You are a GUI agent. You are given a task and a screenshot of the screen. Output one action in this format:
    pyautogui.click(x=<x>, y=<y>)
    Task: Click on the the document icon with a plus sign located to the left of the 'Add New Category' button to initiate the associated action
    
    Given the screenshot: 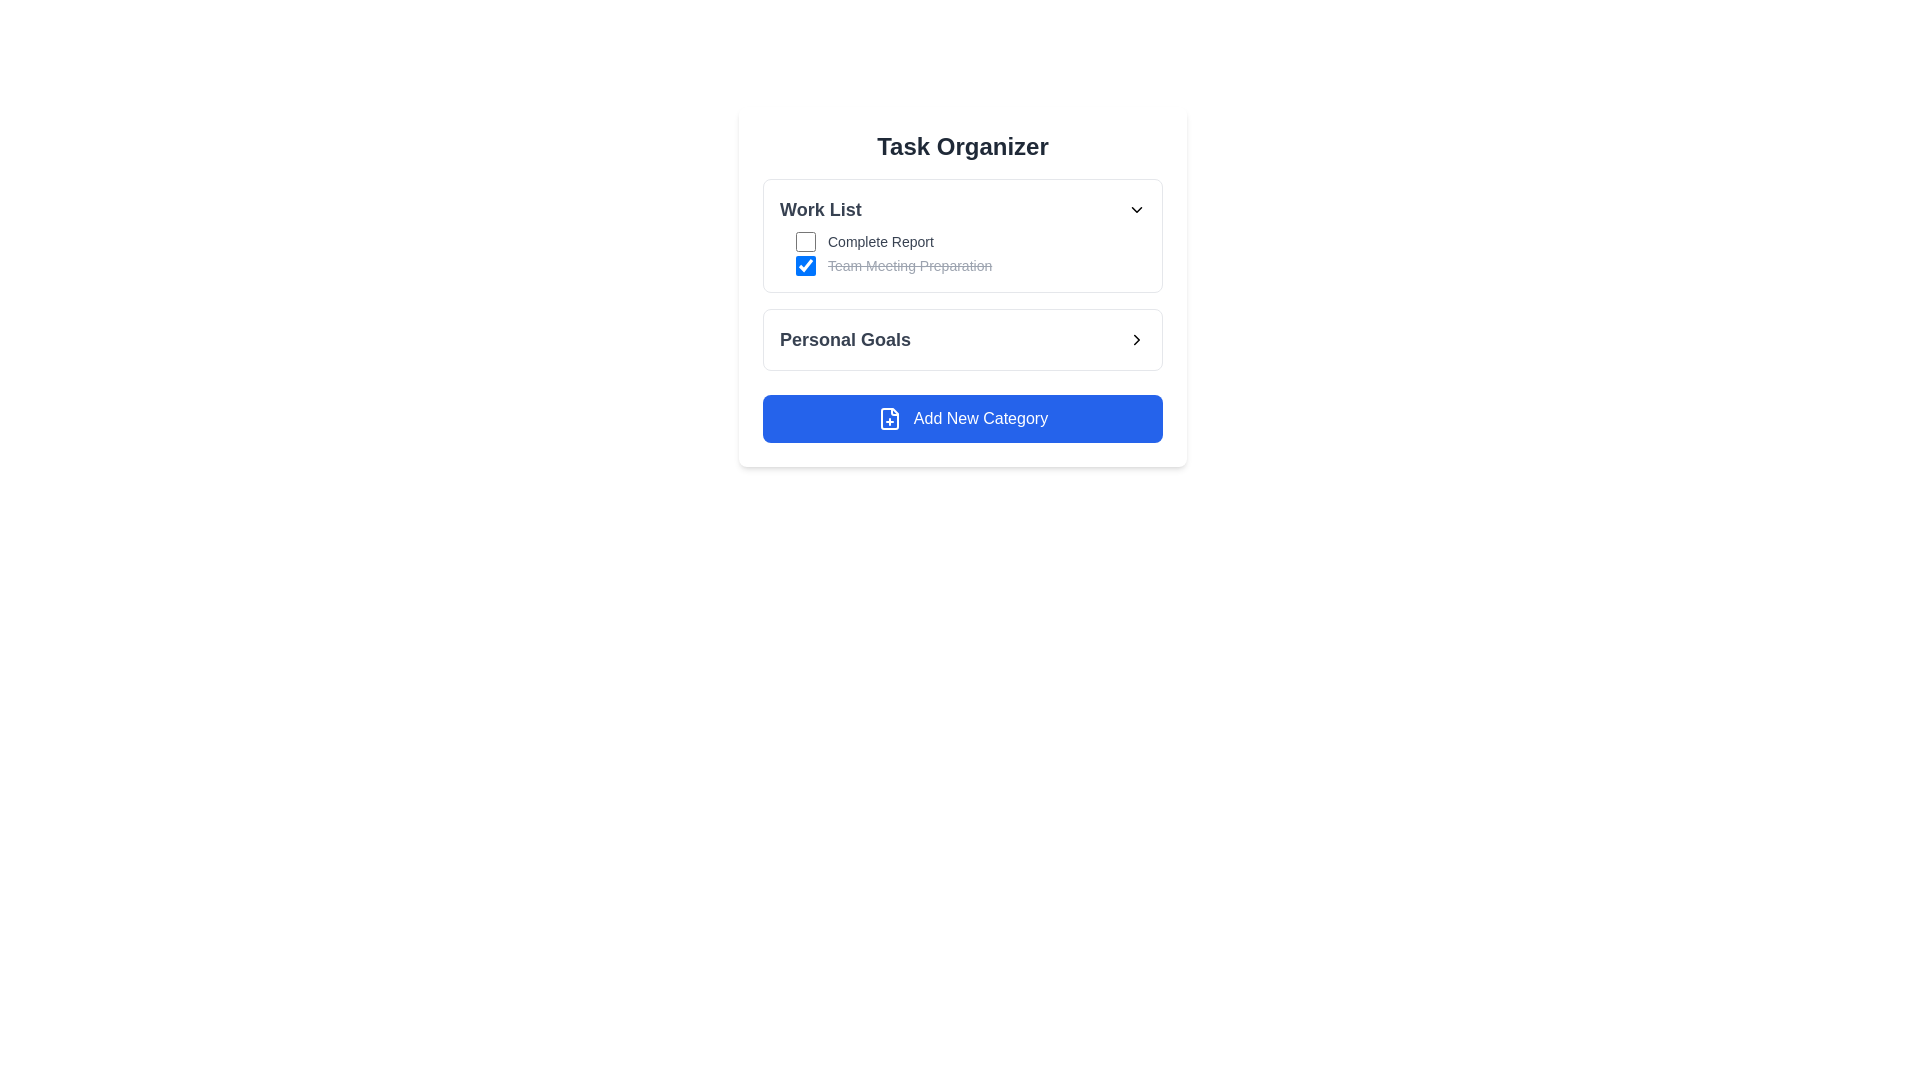 What is the action you would take?
    pyautogui.click(x=888, y=418)
    